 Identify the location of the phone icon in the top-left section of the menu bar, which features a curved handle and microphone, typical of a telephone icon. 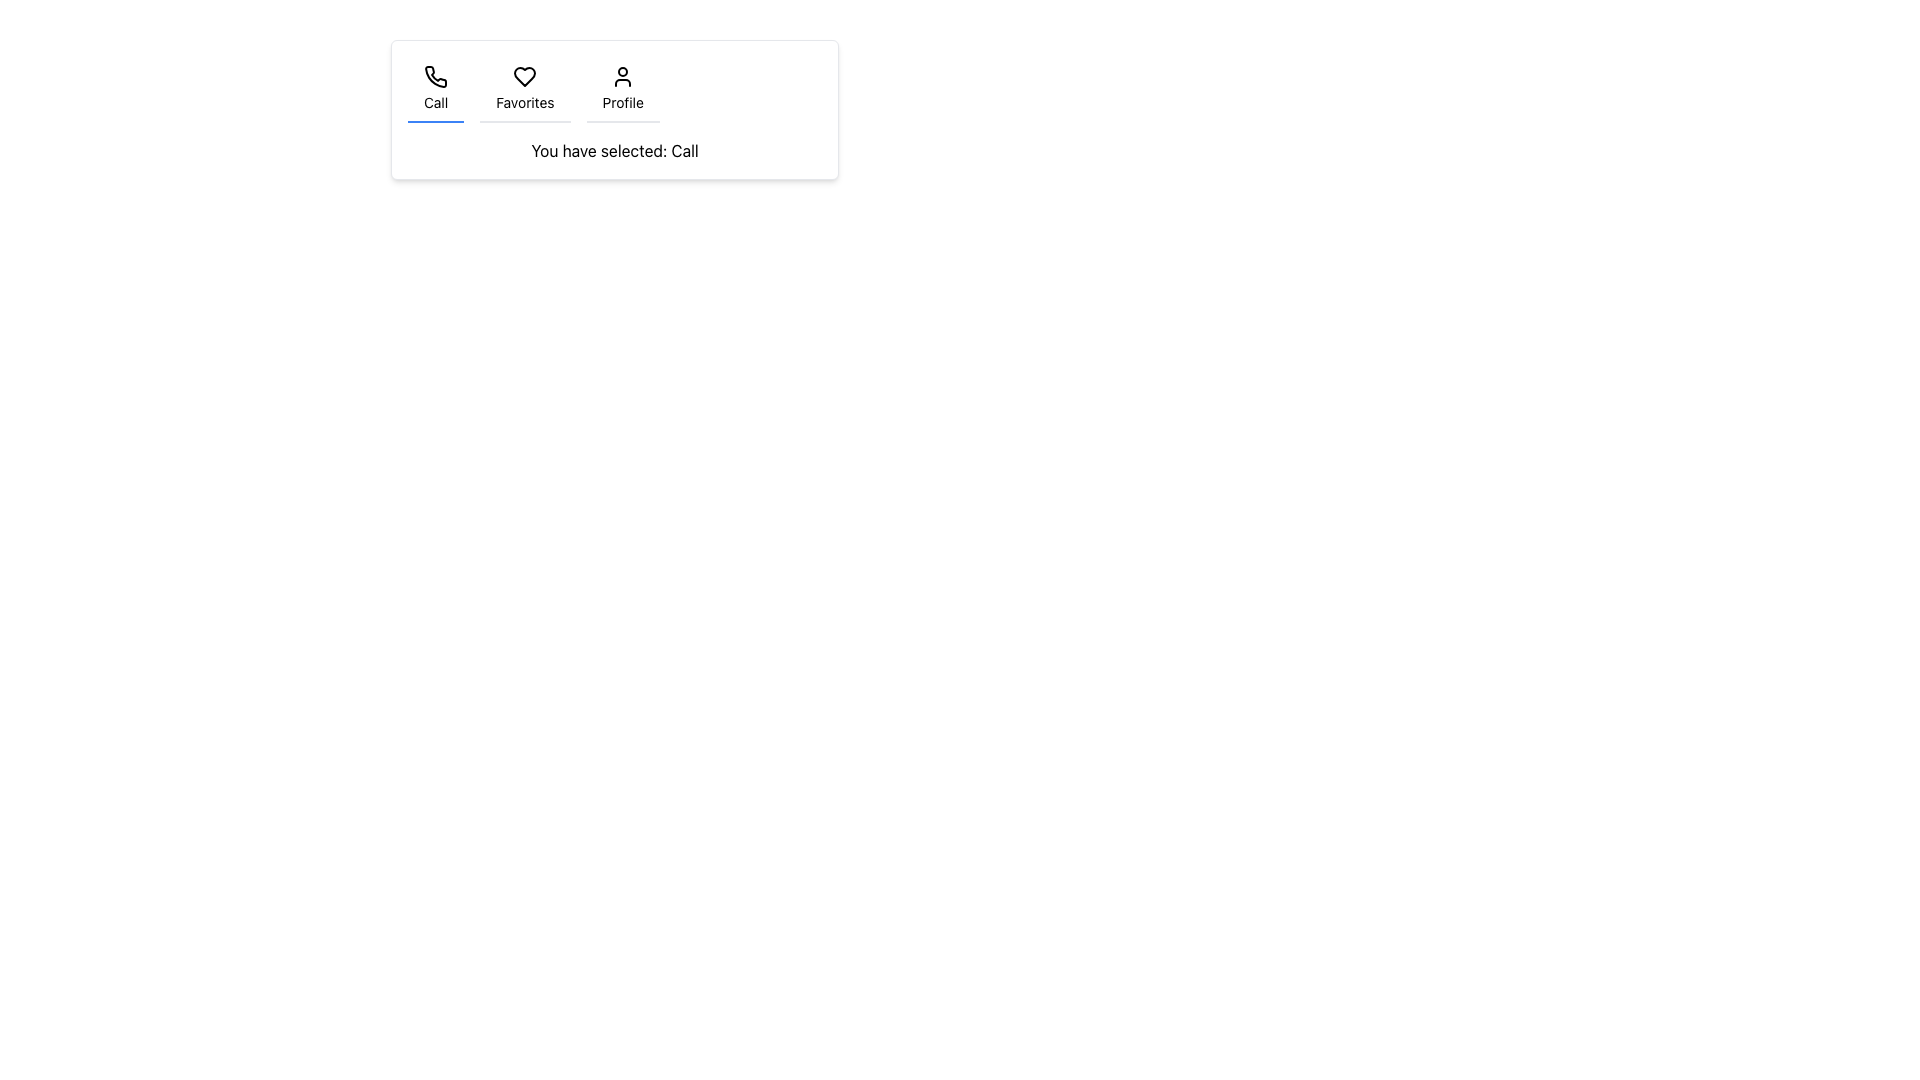
(435, 76).